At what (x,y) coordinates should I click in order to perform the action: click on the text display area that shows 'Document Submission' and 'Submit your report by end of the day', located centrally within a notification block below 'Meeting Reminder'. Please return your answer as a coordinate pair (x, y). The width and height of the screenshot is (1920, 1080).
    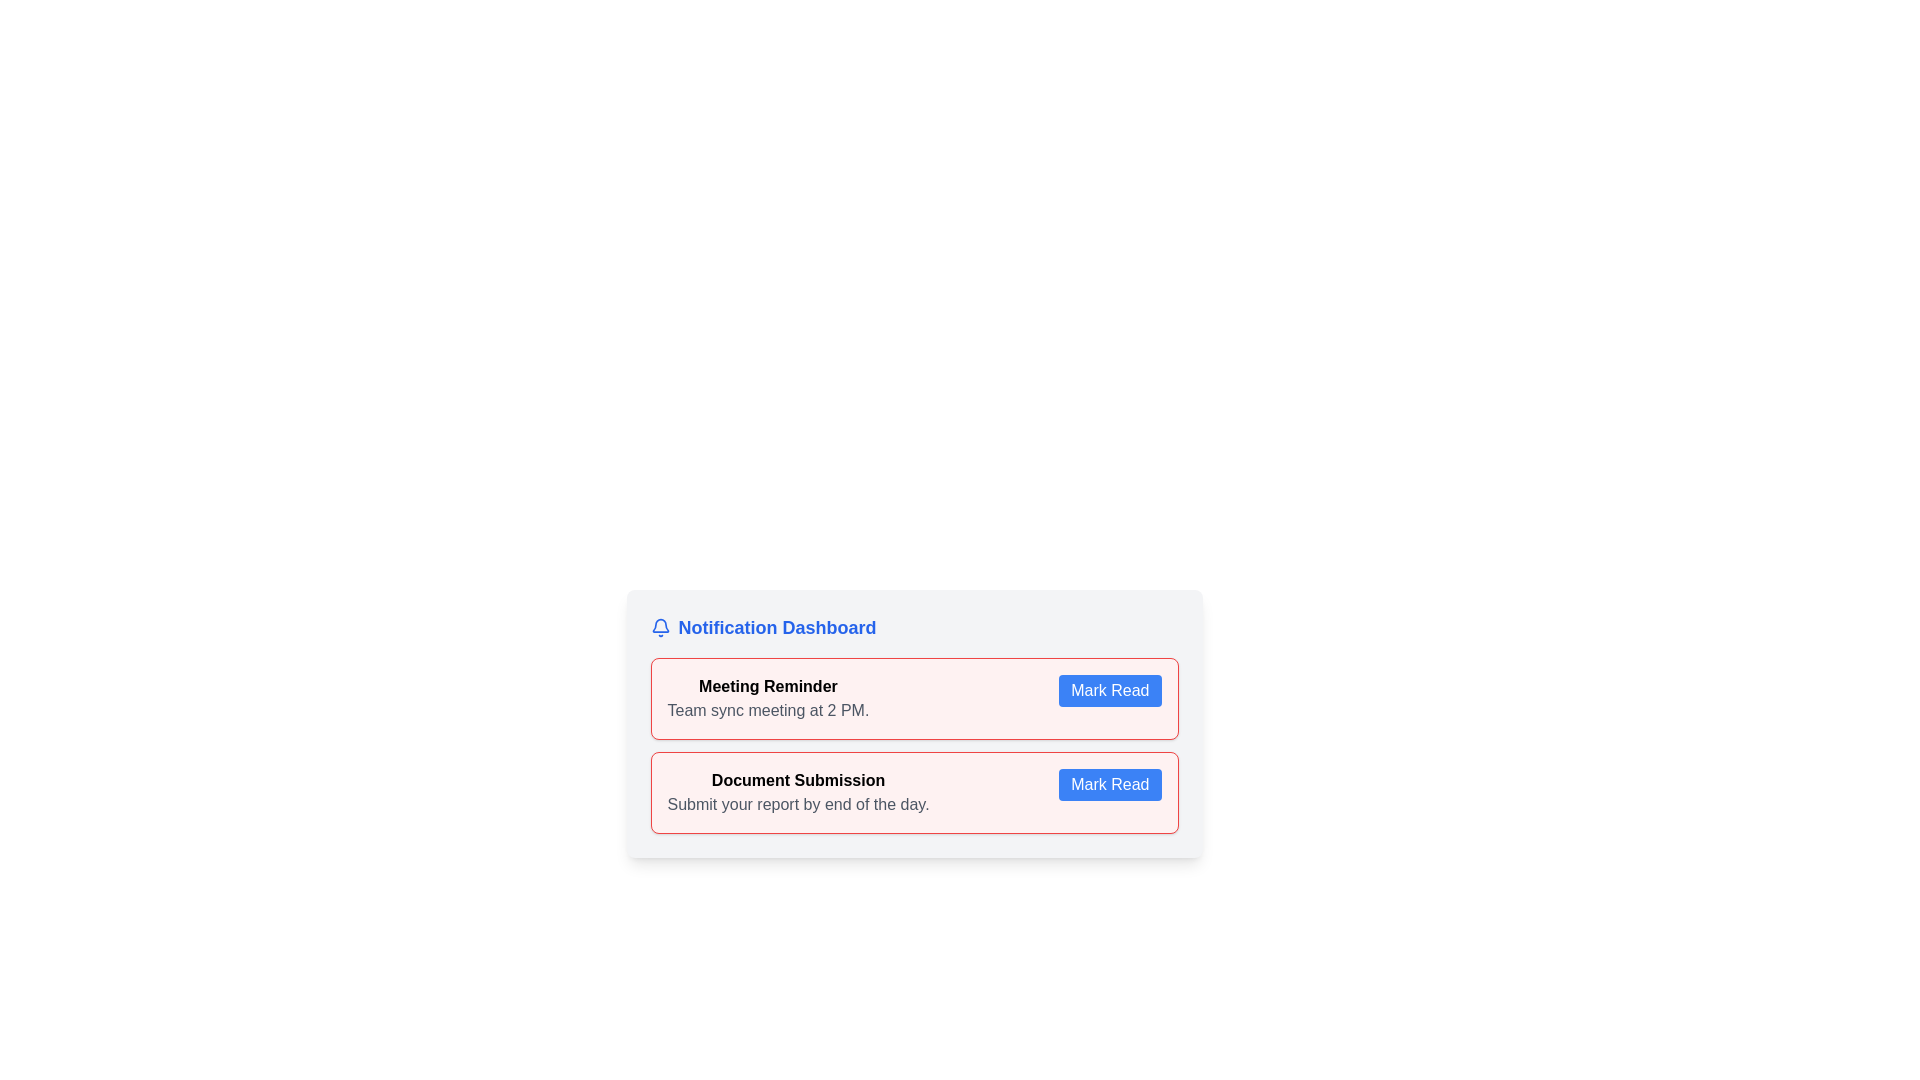
    Looking at the image, I should click on (797, 792).